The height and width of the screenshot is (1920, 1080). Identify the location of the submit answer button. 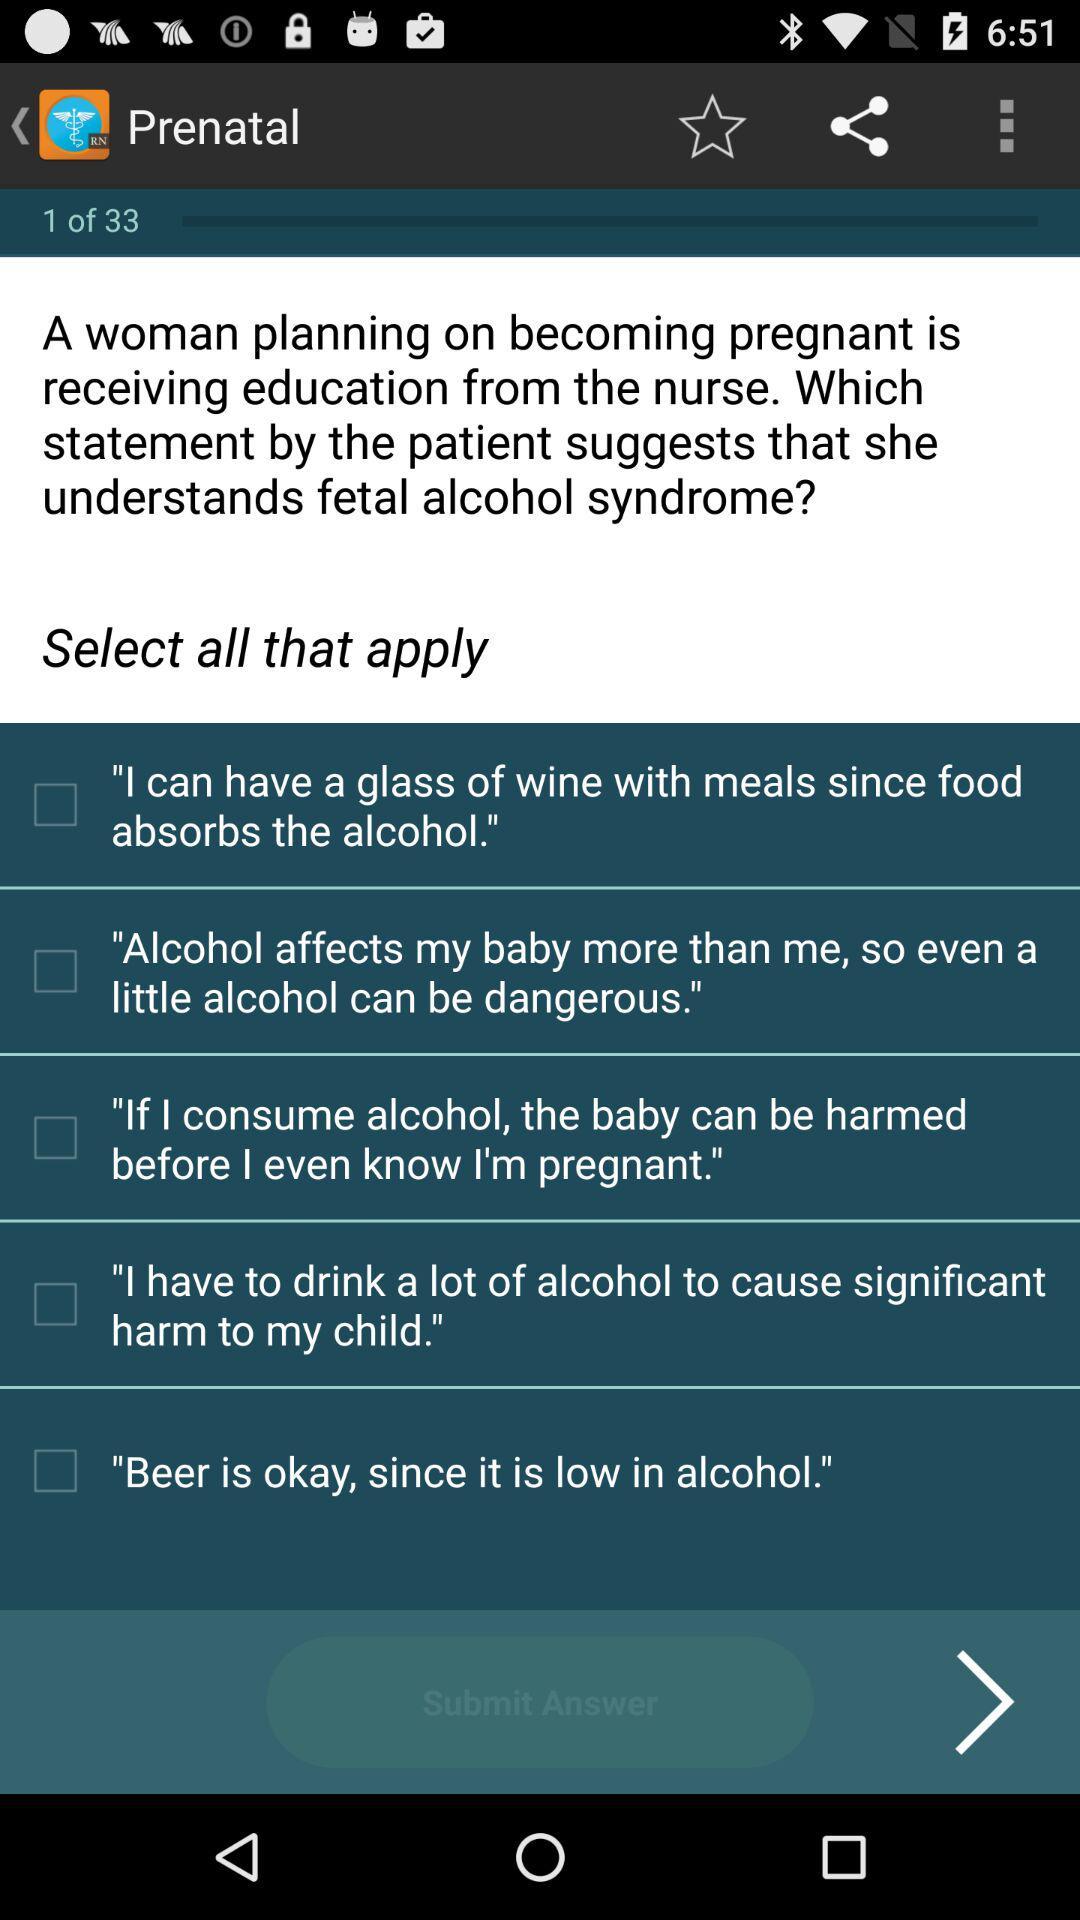
(540, 1701).